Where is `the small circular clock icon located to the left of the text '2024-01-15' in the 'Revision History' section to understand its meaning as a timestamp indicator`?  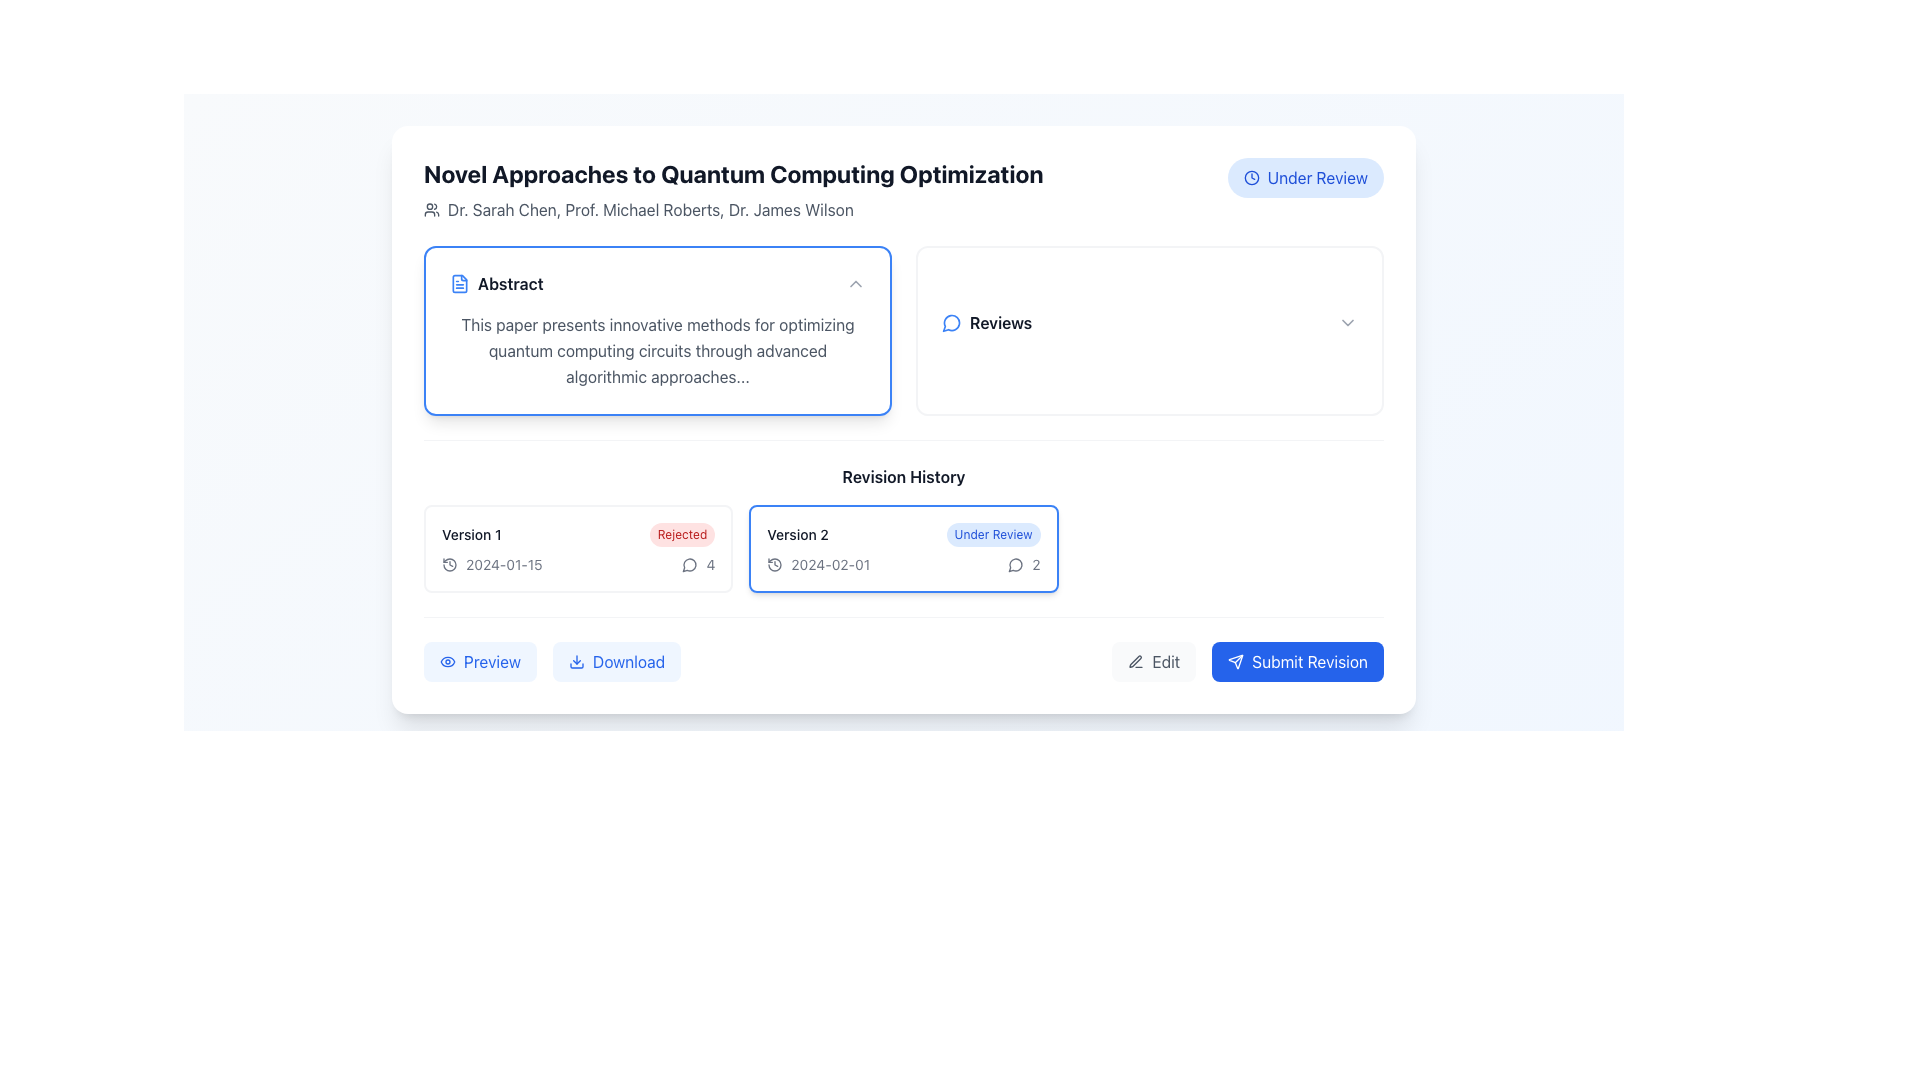 the small circular clock icon located to the left of the text '2024-01-15' in the 'Revision History' section to understand its meaning as a timestamp indicator is located at coordinates (449, 564).